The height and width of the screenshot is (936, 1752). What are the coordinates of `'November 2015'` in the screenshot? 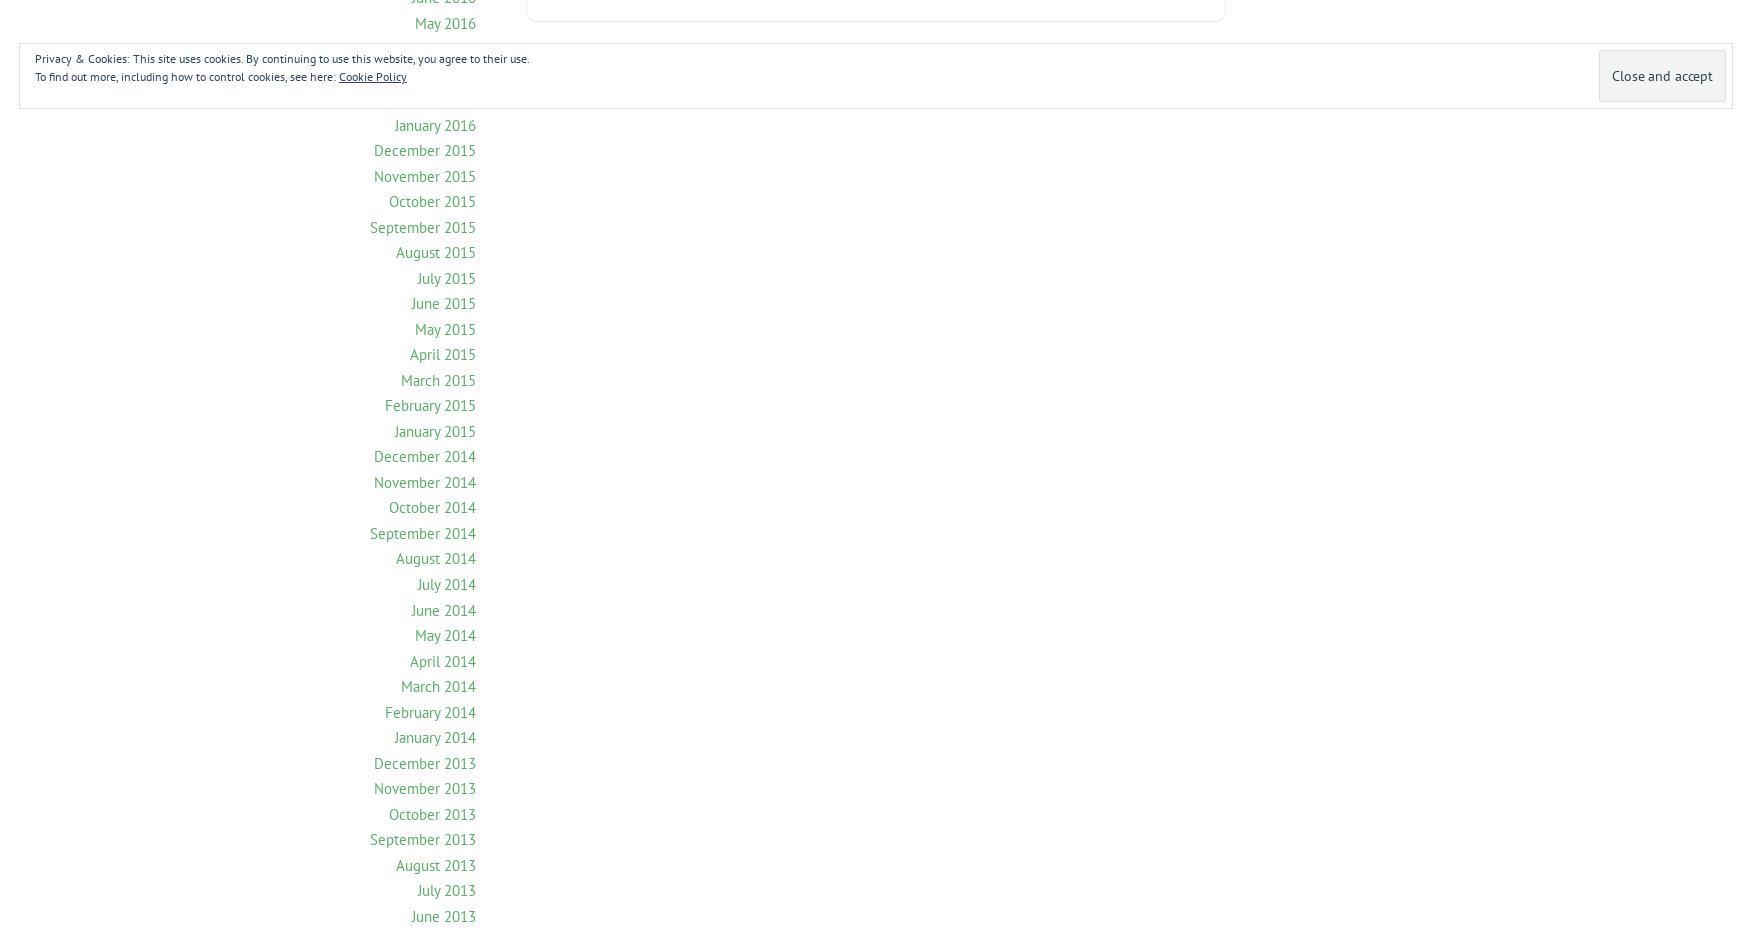 It's located at (424, 174).